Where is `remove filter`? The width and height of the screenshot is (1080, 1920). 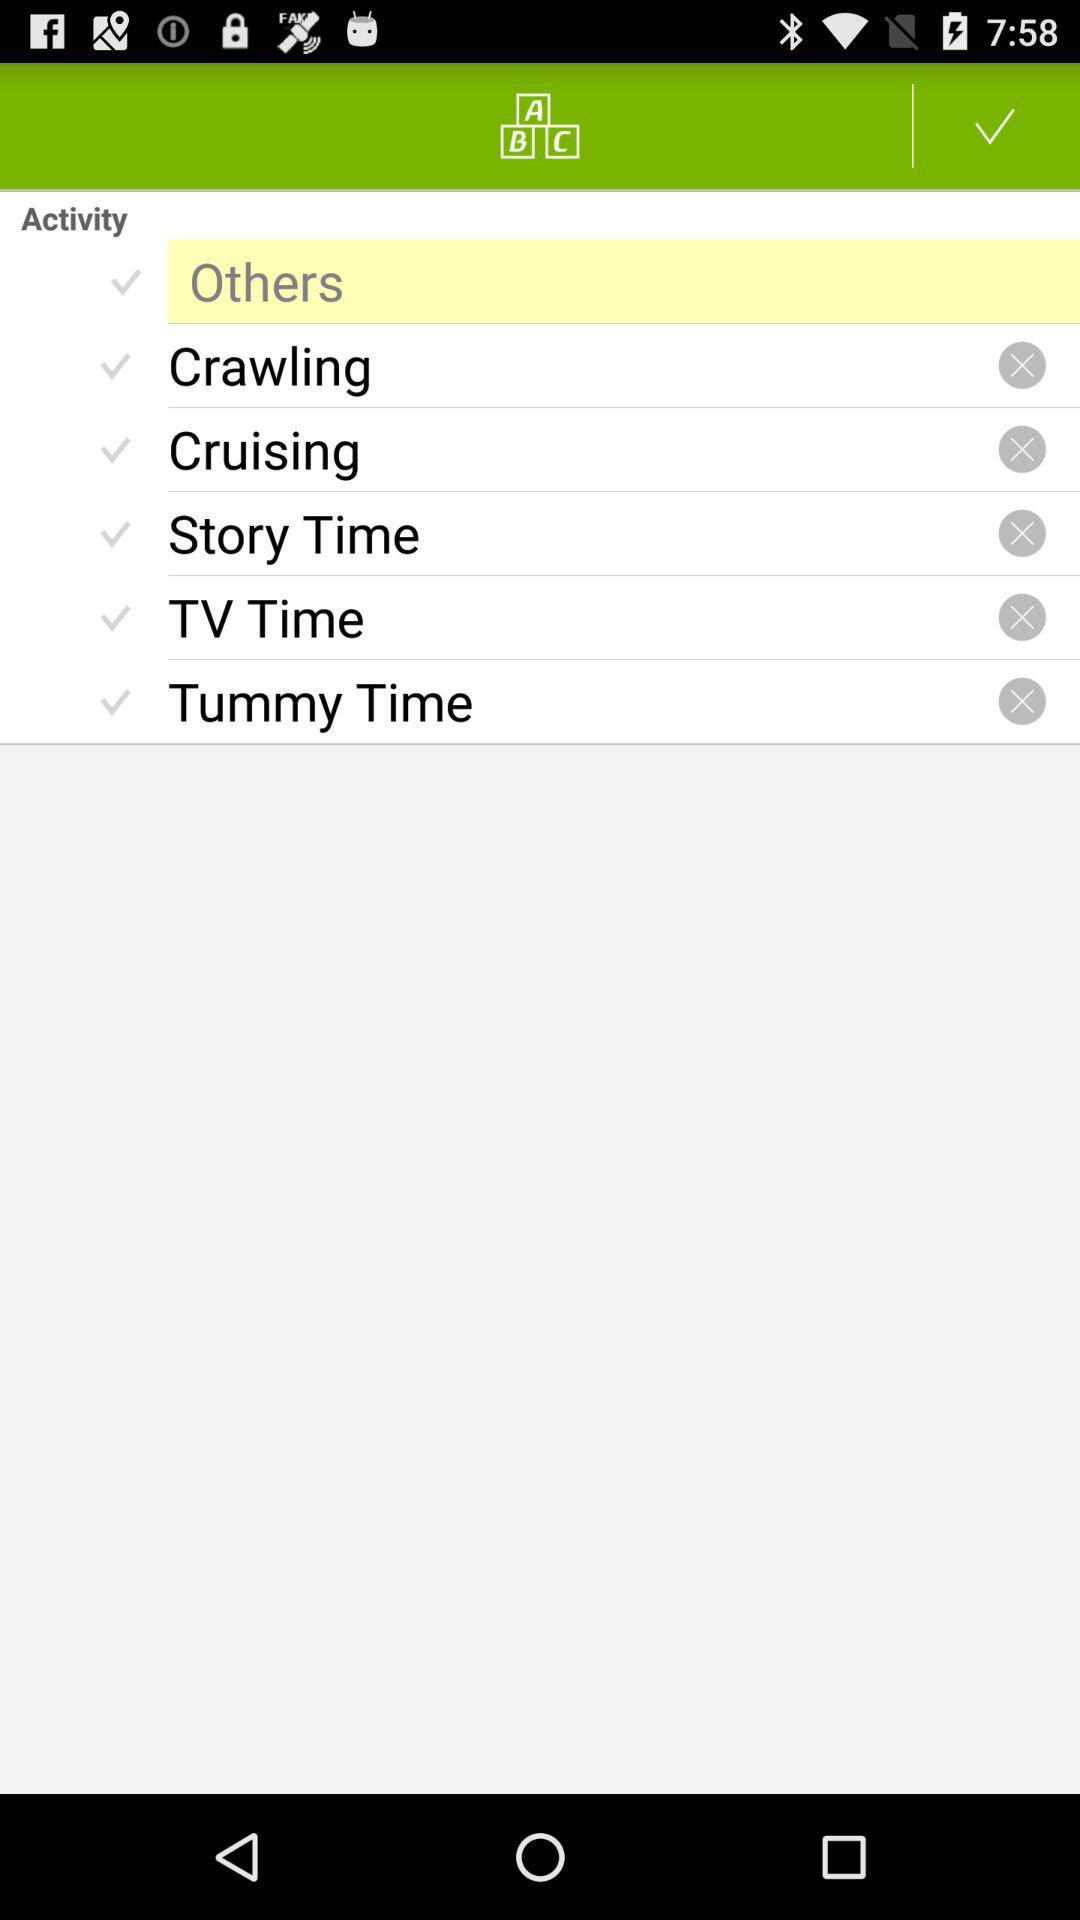
remove filter is located at coordinates (1022, 448).